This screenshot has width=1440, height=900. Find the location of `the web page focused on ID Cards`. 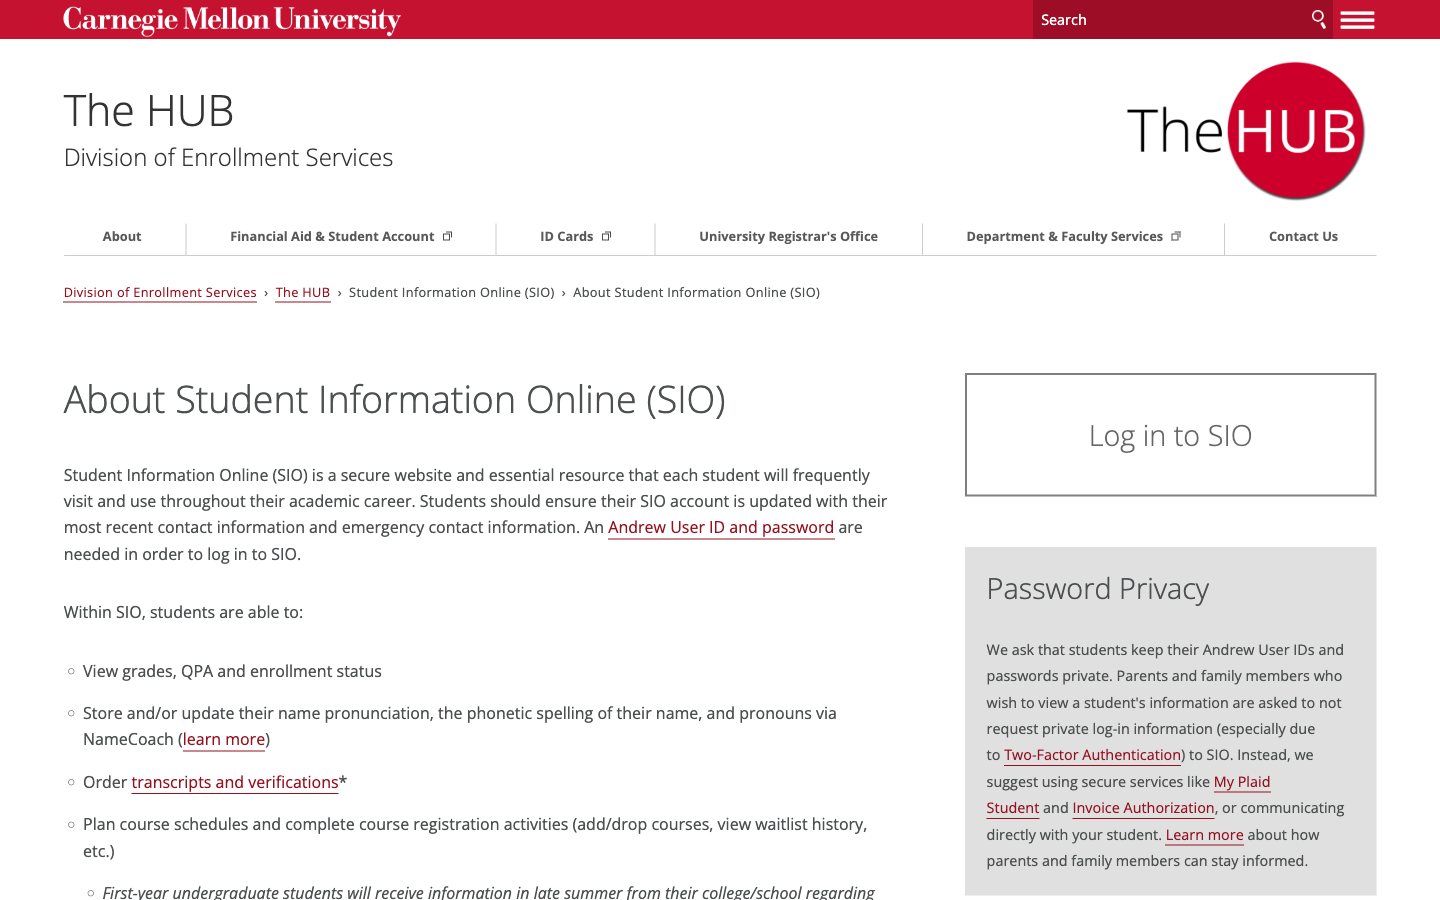

the web page focused on ID Cards is located at coordinates (584, 235).